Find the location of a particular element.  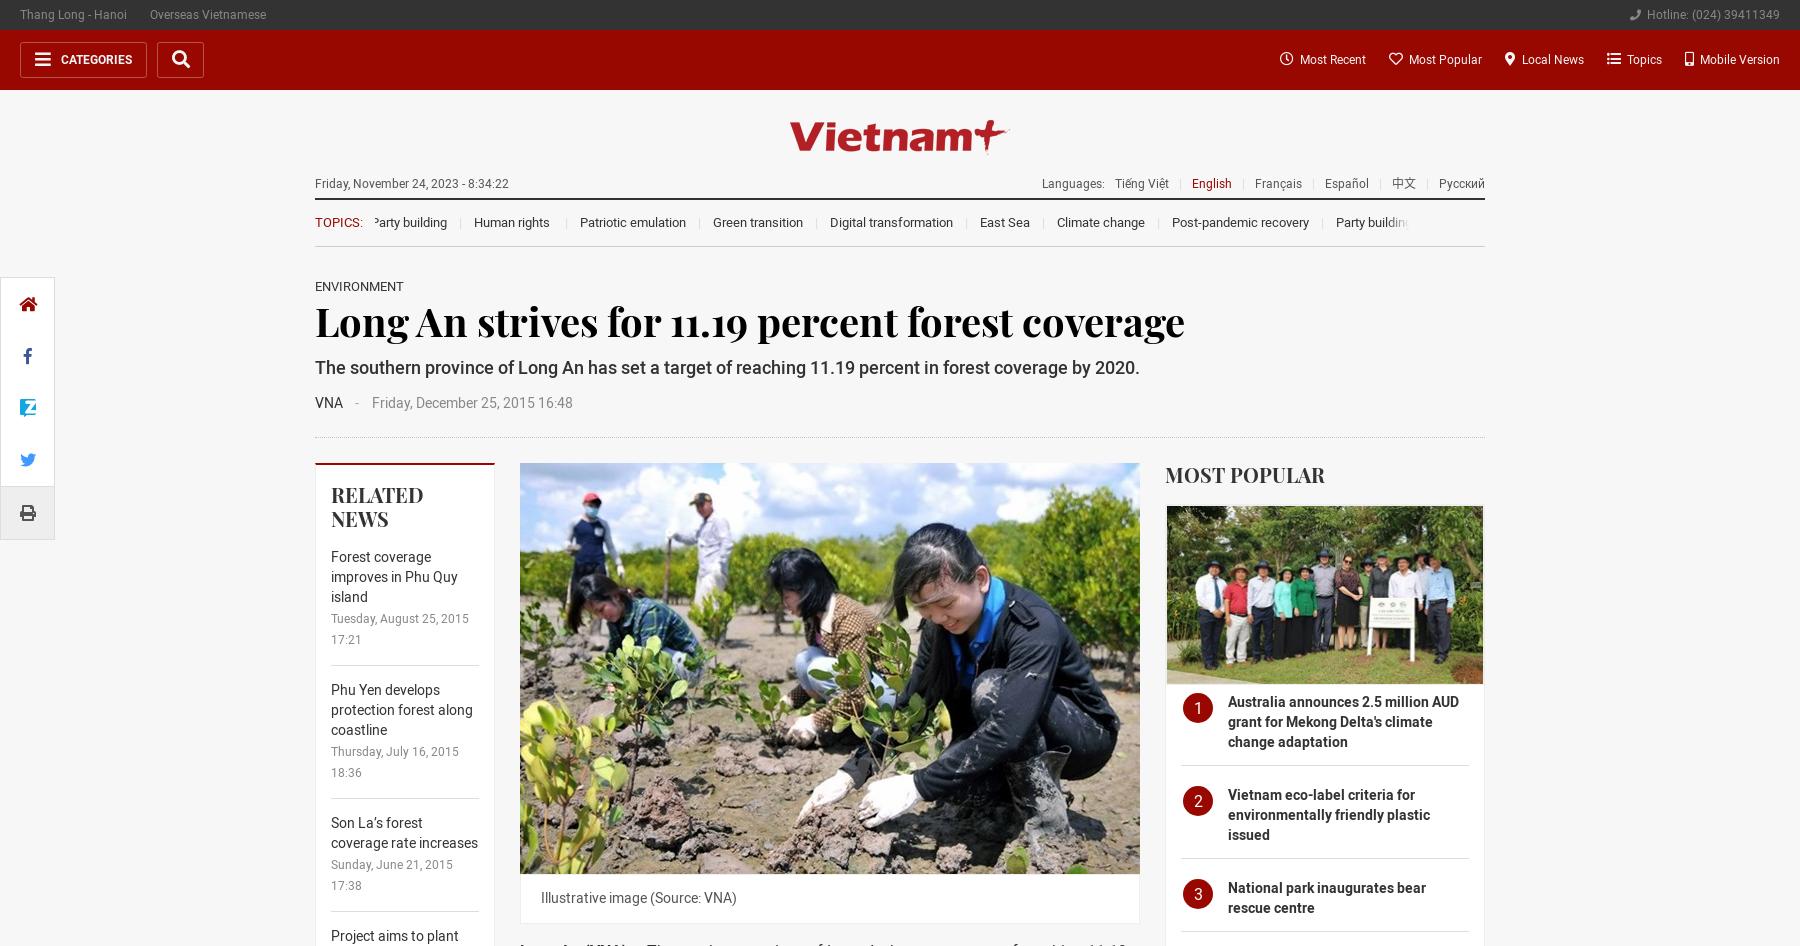

'Friday, November 24, 2023 - 8:34:22' is located at coordinates (314, 183).